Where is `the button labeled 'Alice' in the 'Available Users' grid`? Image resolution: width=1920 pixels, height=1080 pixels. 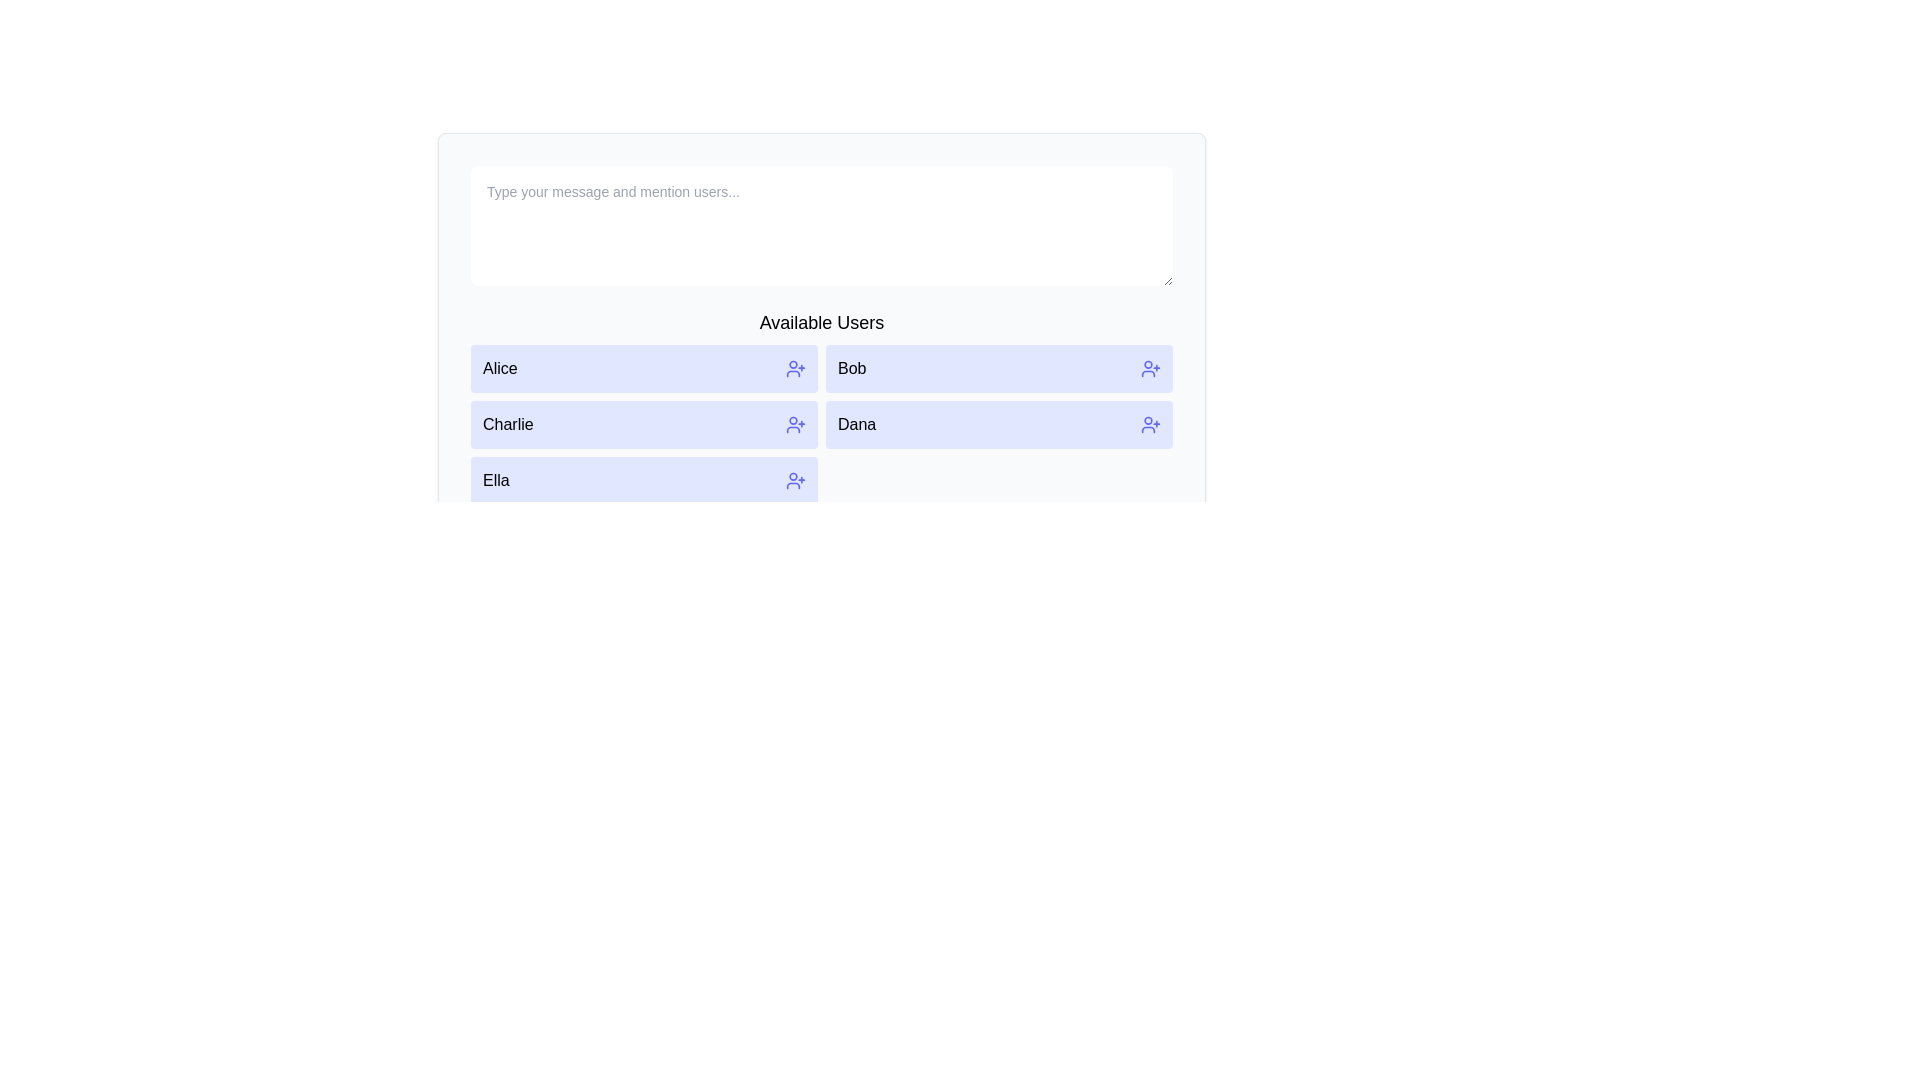
the button labeled 'Alice' in the 'Available Users' grid is located at coordinates (644, 369).